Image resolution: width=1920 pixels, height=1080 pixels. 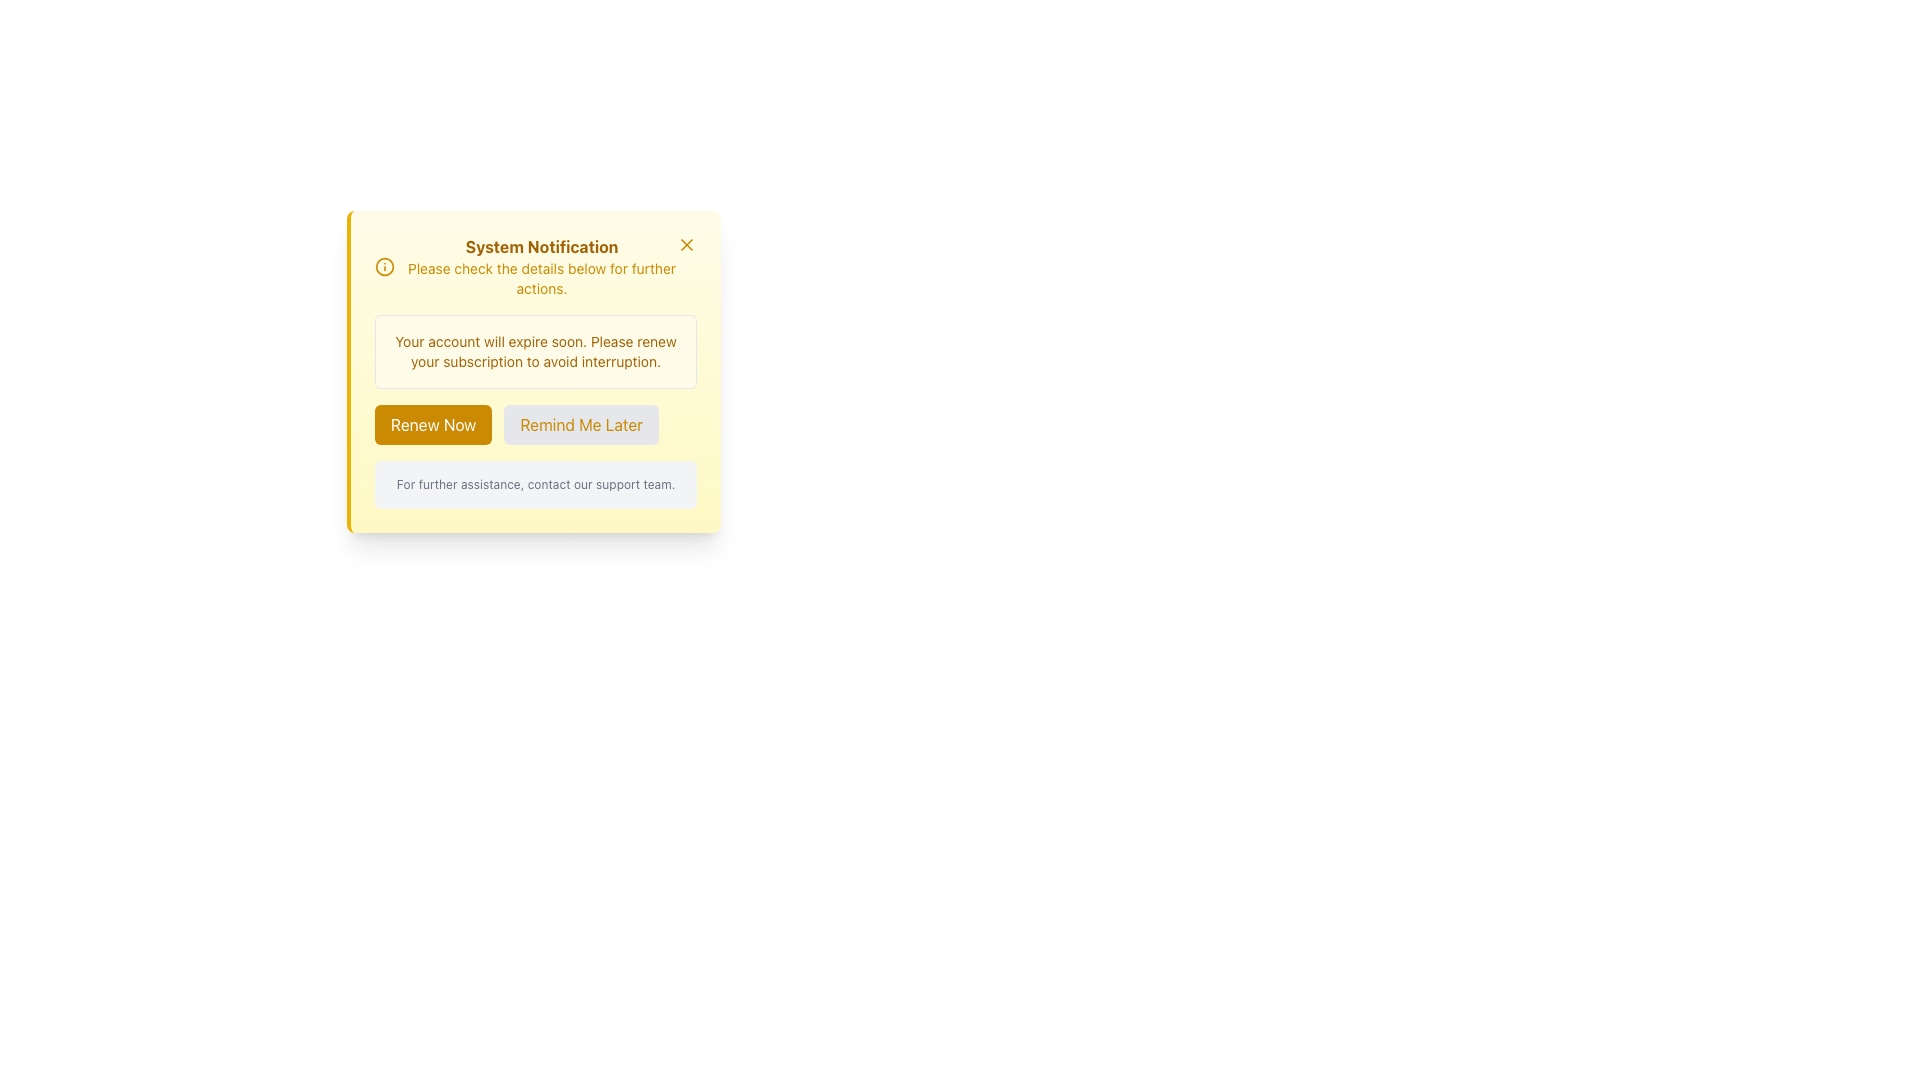 What do you see at coordinates (536, 265) in the screenshot?
I see `contents of the informational alert header located at the top of the notification box, beneath the top border and above the account expiration warning message and action buttons` at bounding box center [536, 265].